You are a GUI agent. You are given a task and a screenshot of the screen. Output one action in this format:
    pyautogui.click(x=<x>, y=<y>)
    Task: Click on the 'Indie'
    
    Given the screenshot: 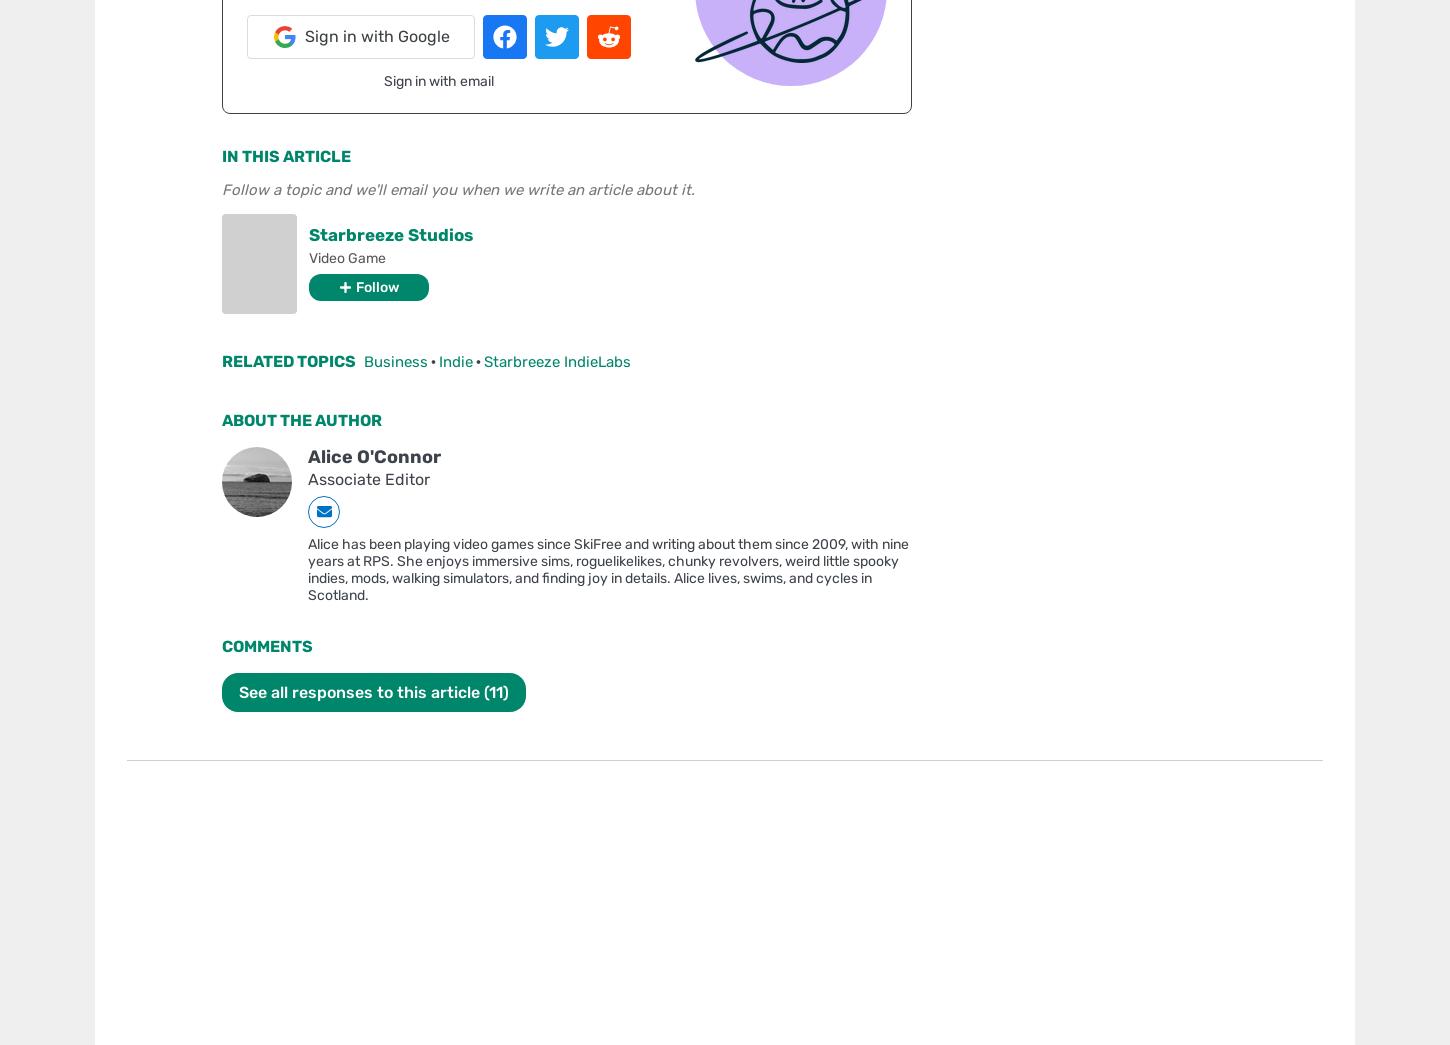 What is the action you would take?
    pyautogui.click(x=455, y=360)
    